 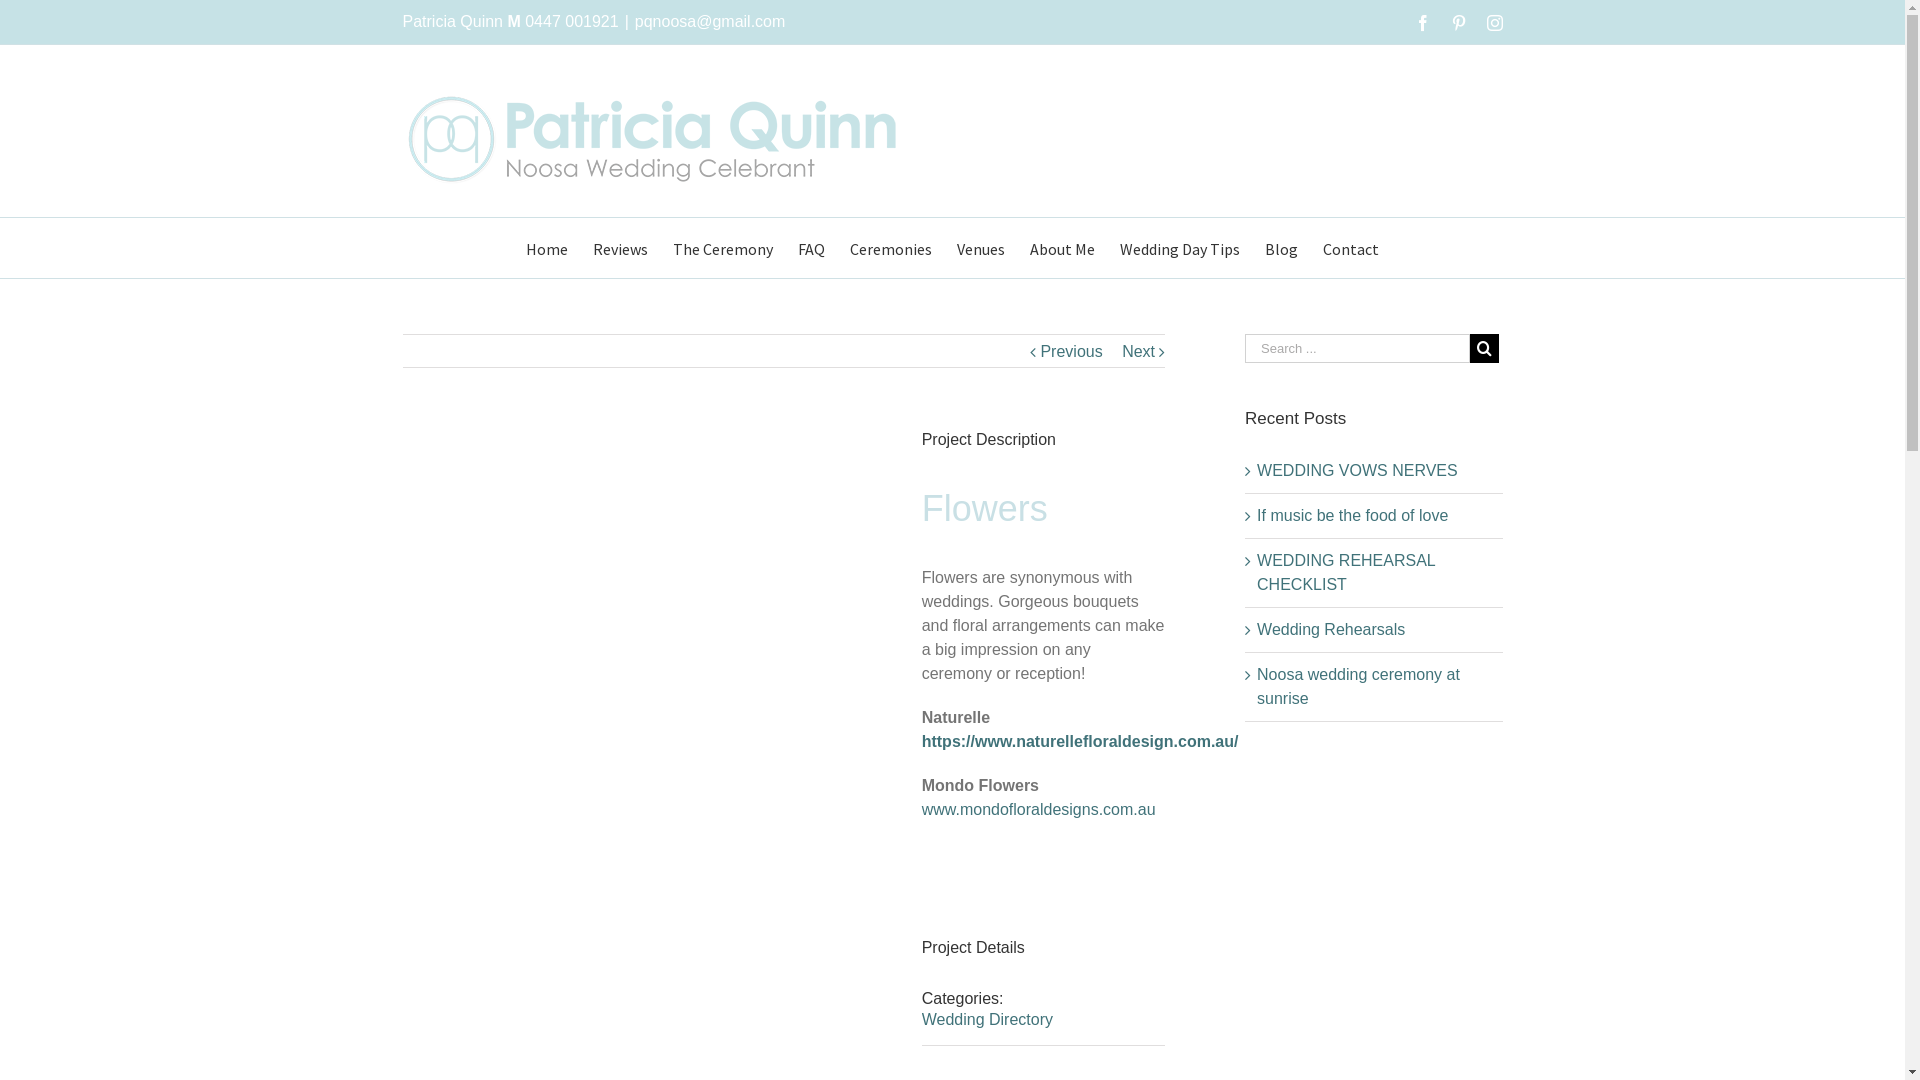 I want to click on 'Home', so click(x=526, y=246).